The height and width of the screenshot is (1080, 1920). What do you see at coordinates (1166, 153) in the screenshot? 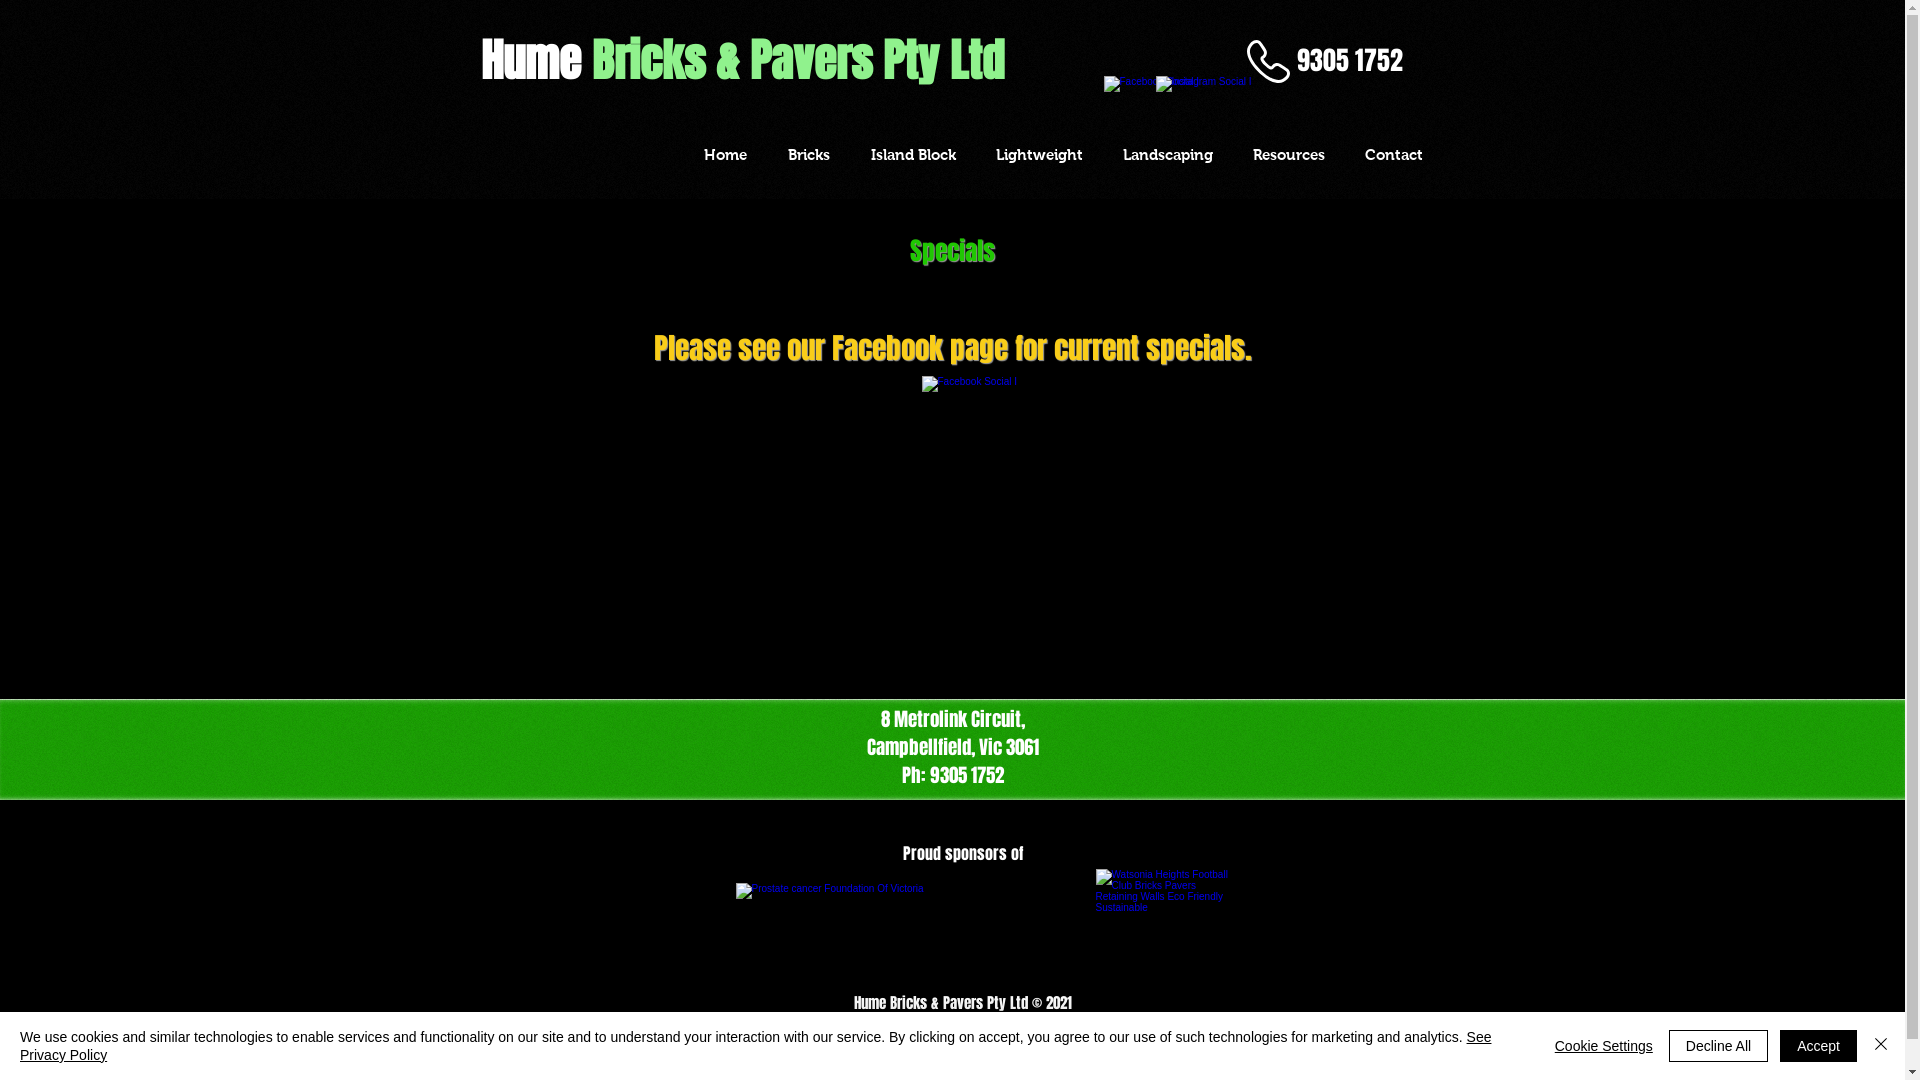
I see `'Landscaping'` at bounding box center [1166, 153].